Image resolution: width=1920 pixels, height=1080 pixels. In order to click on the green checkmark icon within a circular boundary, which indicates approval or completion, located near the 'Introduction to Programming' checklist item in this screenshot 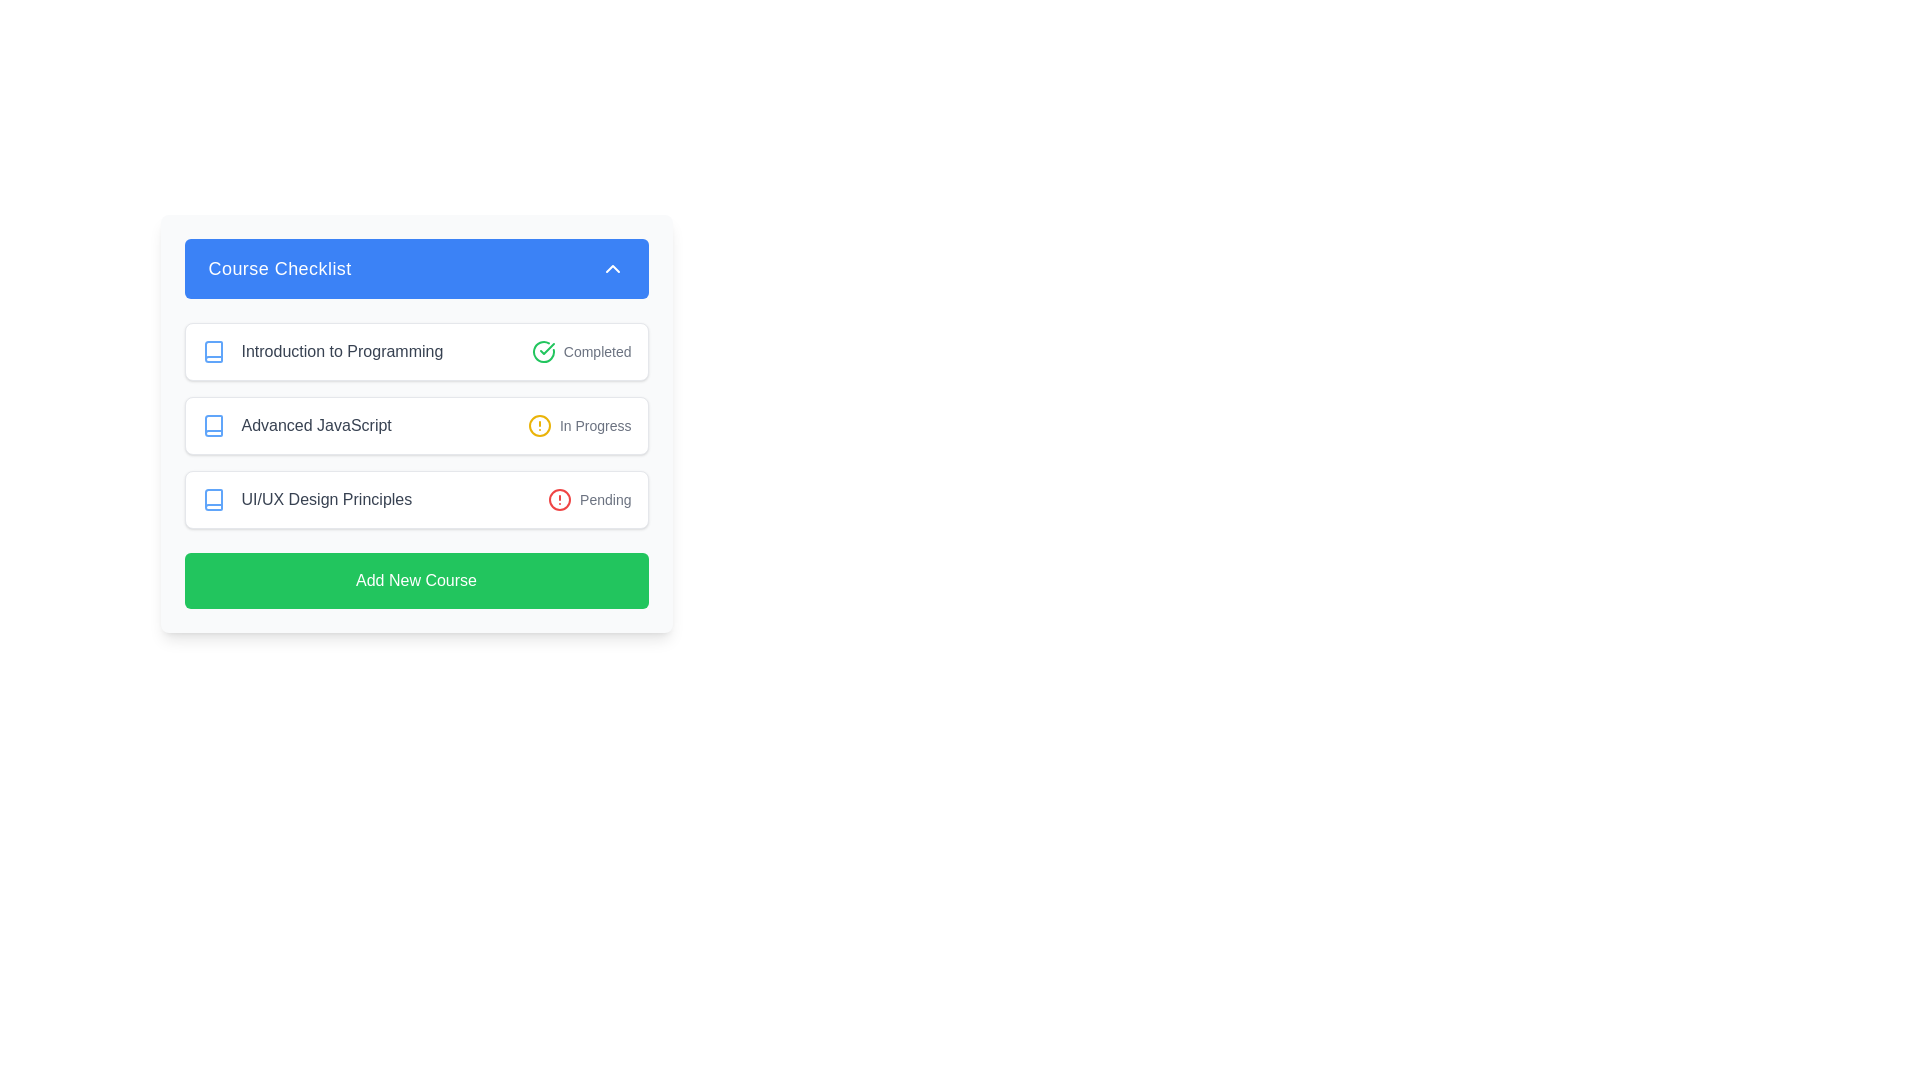, I will do `click(547, 347)`.